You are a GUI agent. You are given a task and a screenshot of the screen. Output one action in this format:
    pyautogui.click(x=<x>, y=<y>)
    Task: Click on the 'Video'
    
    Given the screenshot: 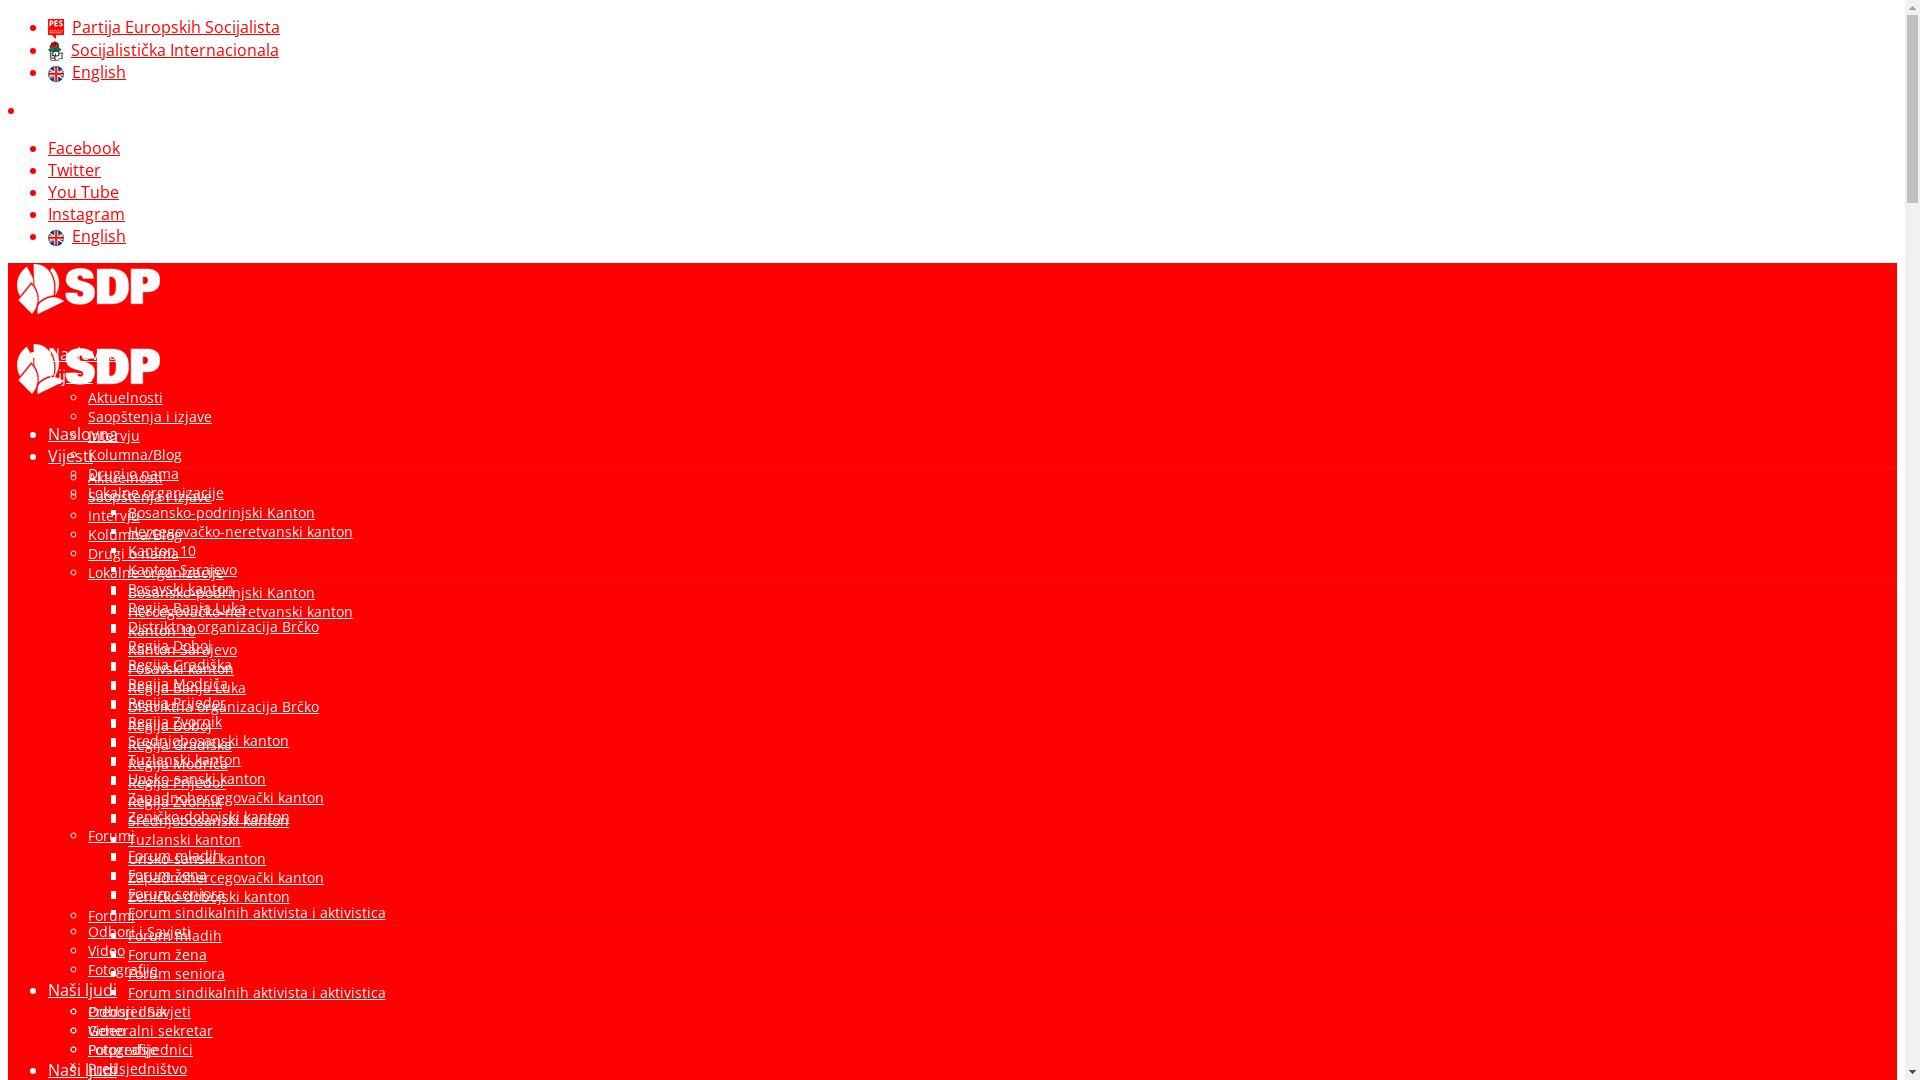 What is the action you would take?
    pyautogui.click(x=105, y=949)
    